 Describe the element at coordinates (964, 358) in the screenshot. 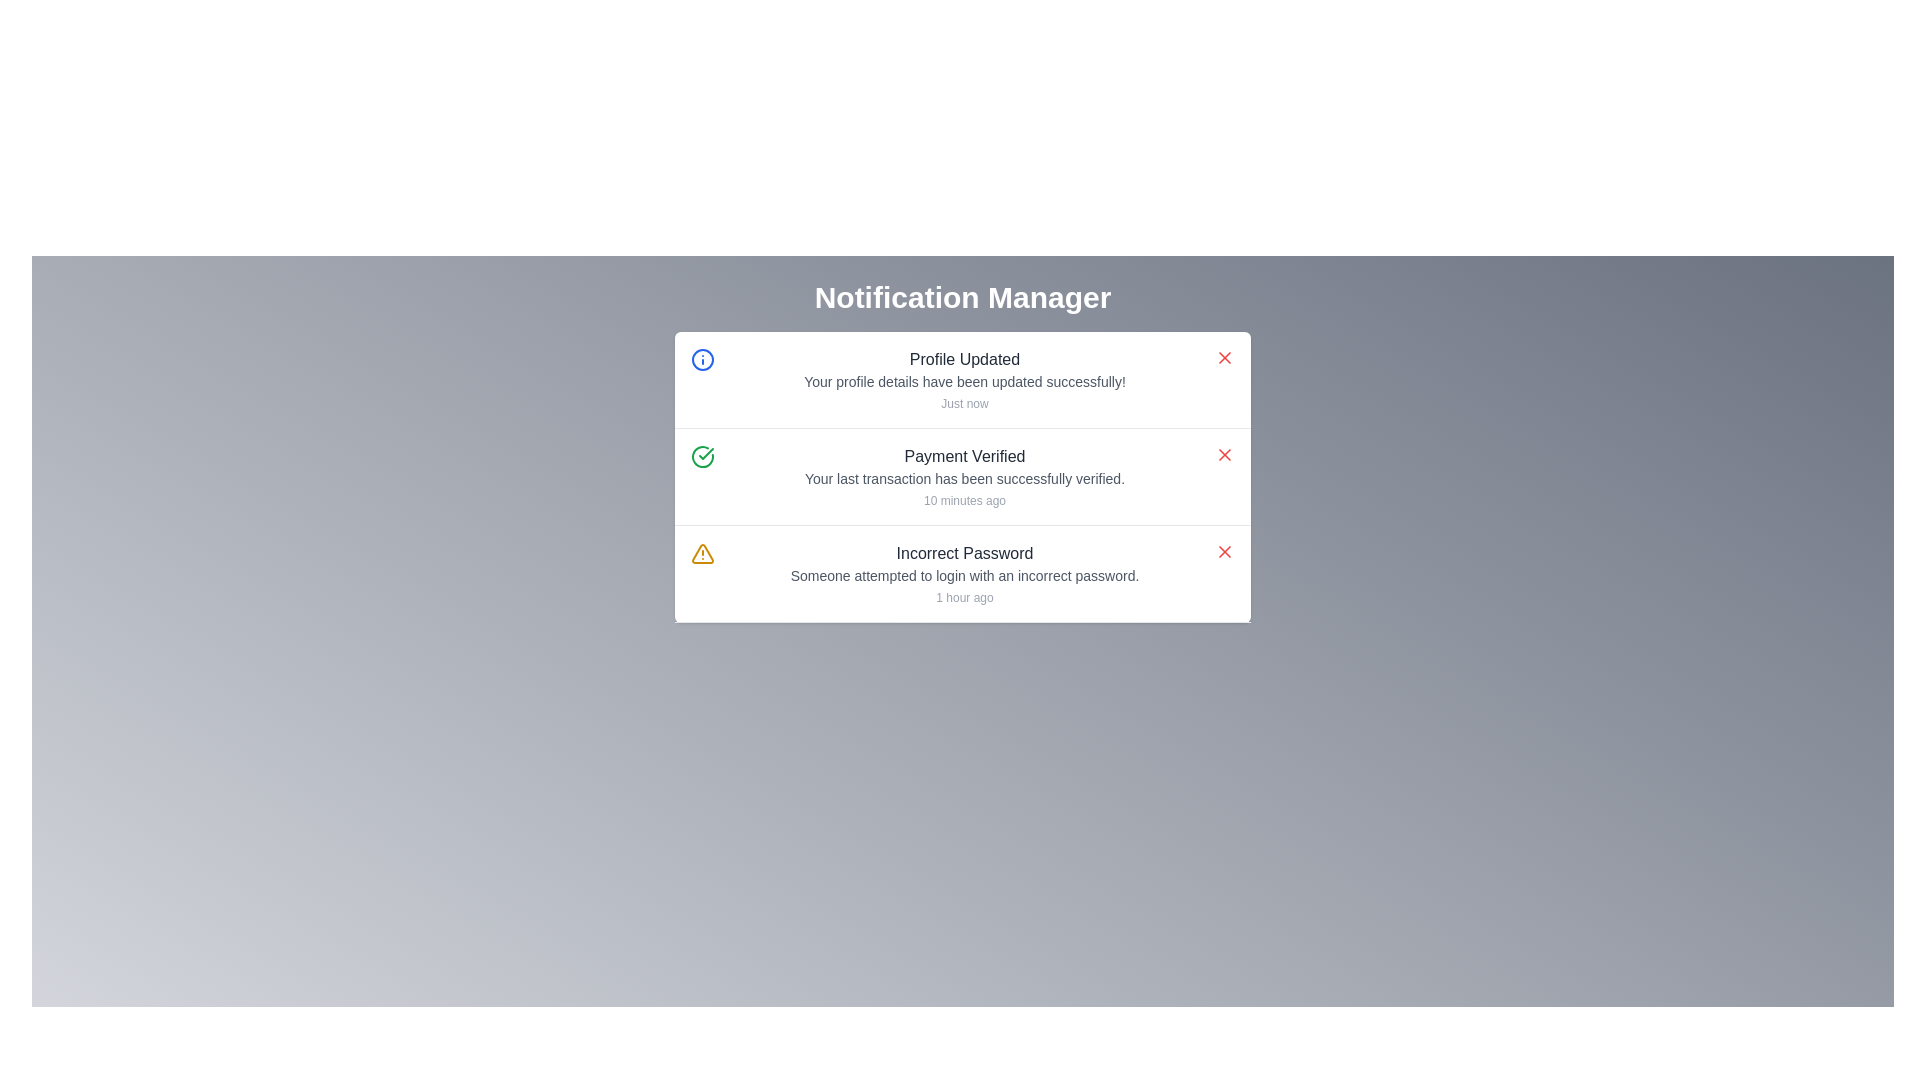

I see `text content of the 'Profile Updated' notification at the top of the notification card in the Notification Manager interface` at that location.